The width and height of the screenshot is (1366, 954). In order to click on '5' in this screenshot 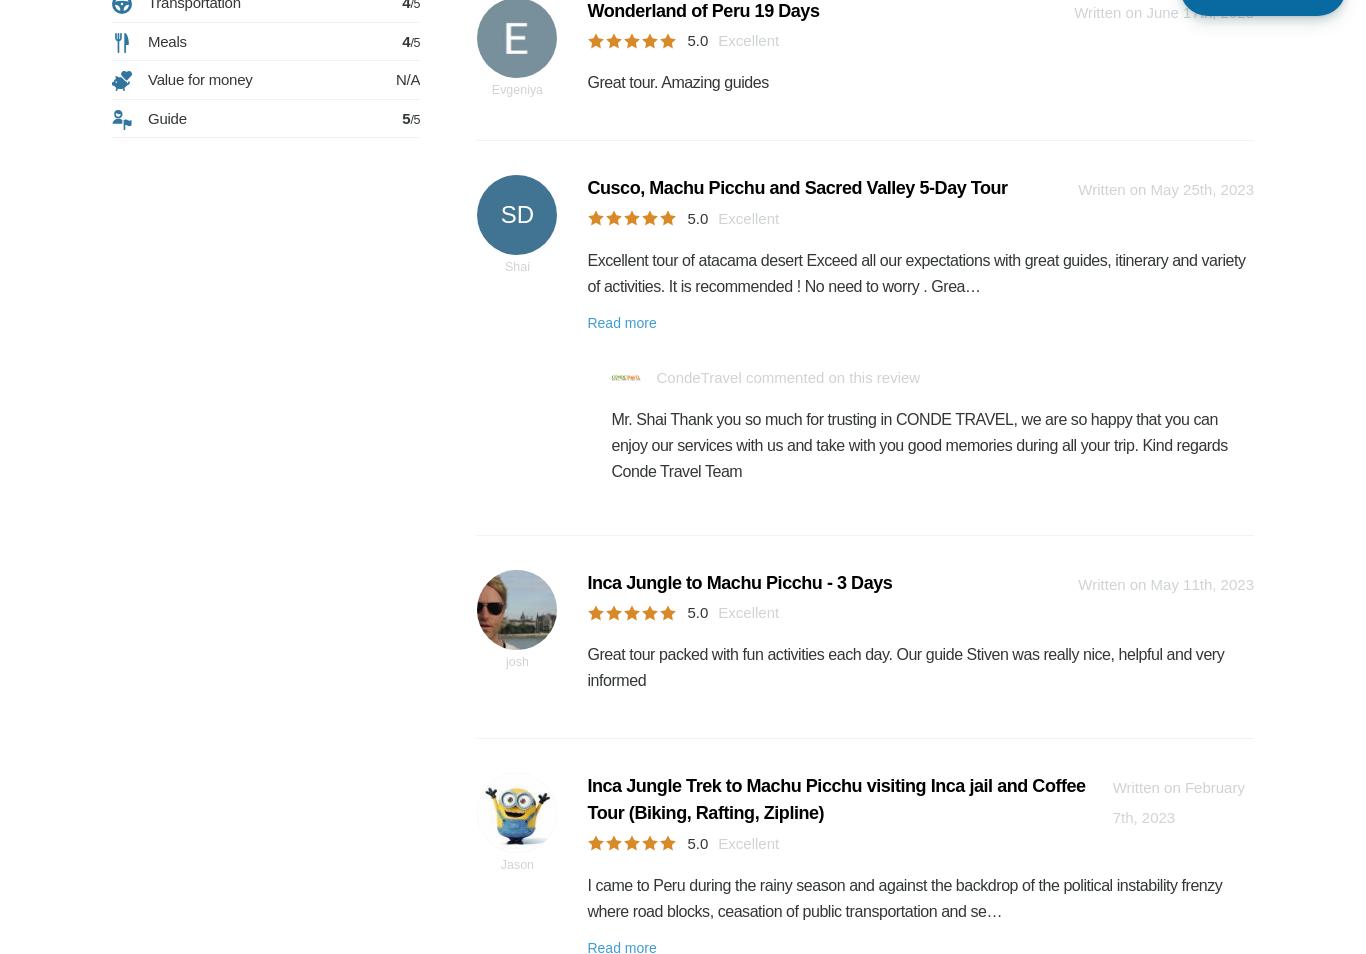, I will do `click(404, 116)`.